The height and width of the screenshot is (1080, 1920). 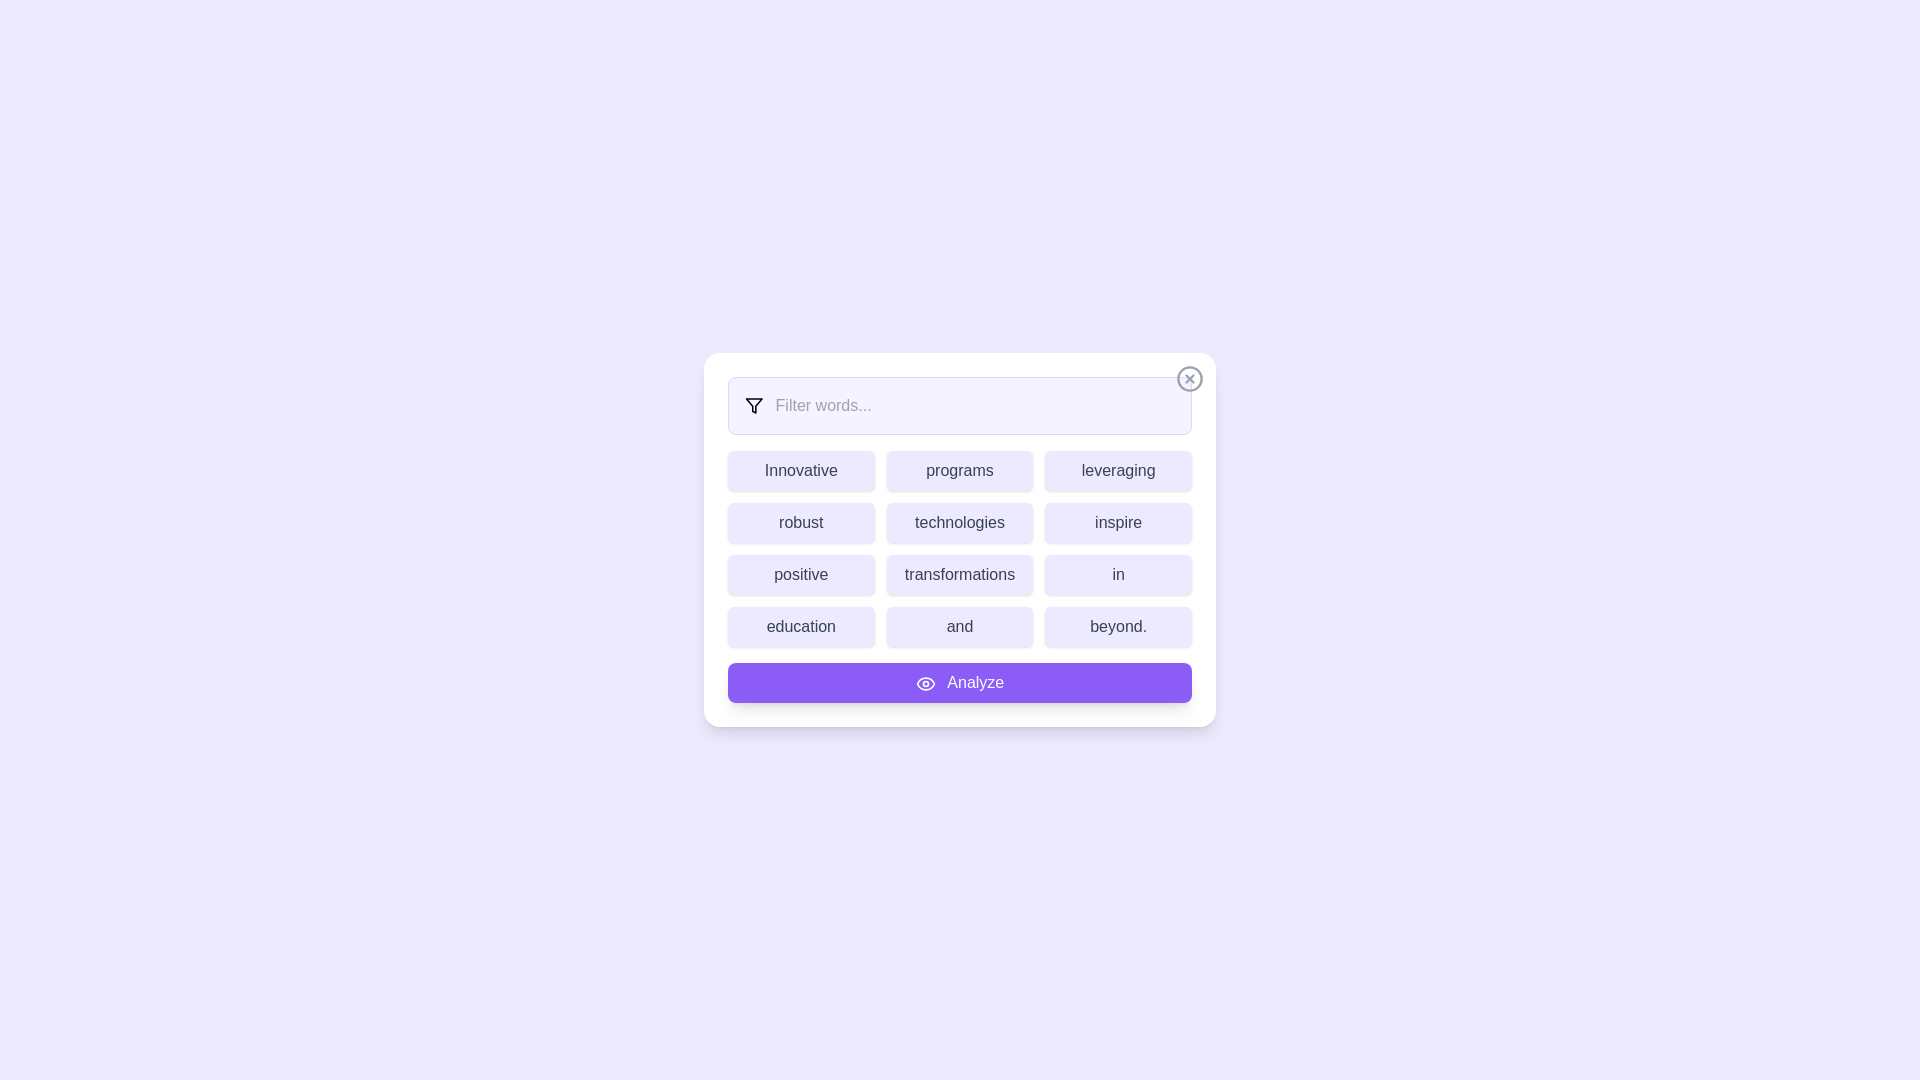 I want to click on the word education to highlight it, so click(x=801, y=626).